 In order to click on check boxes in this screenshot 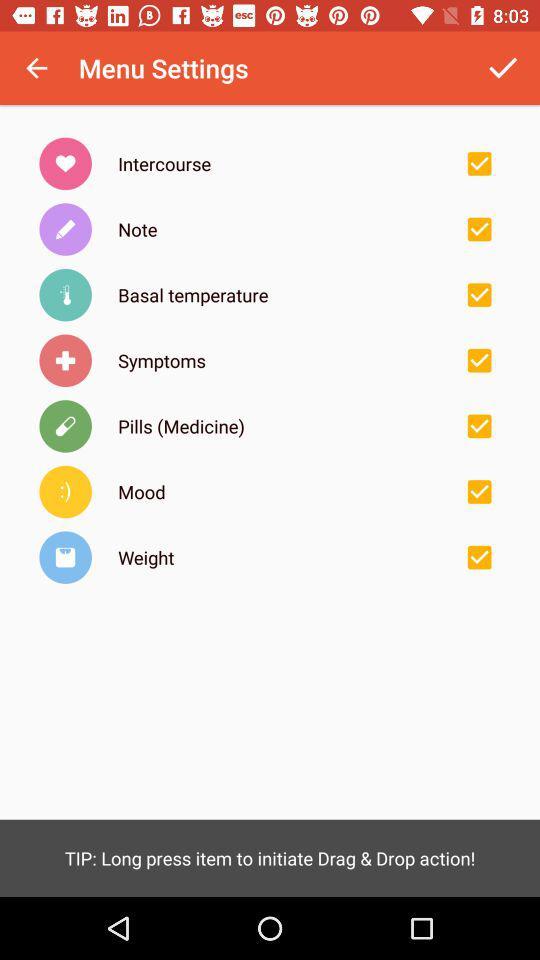, I will do `click(478, 360)`.